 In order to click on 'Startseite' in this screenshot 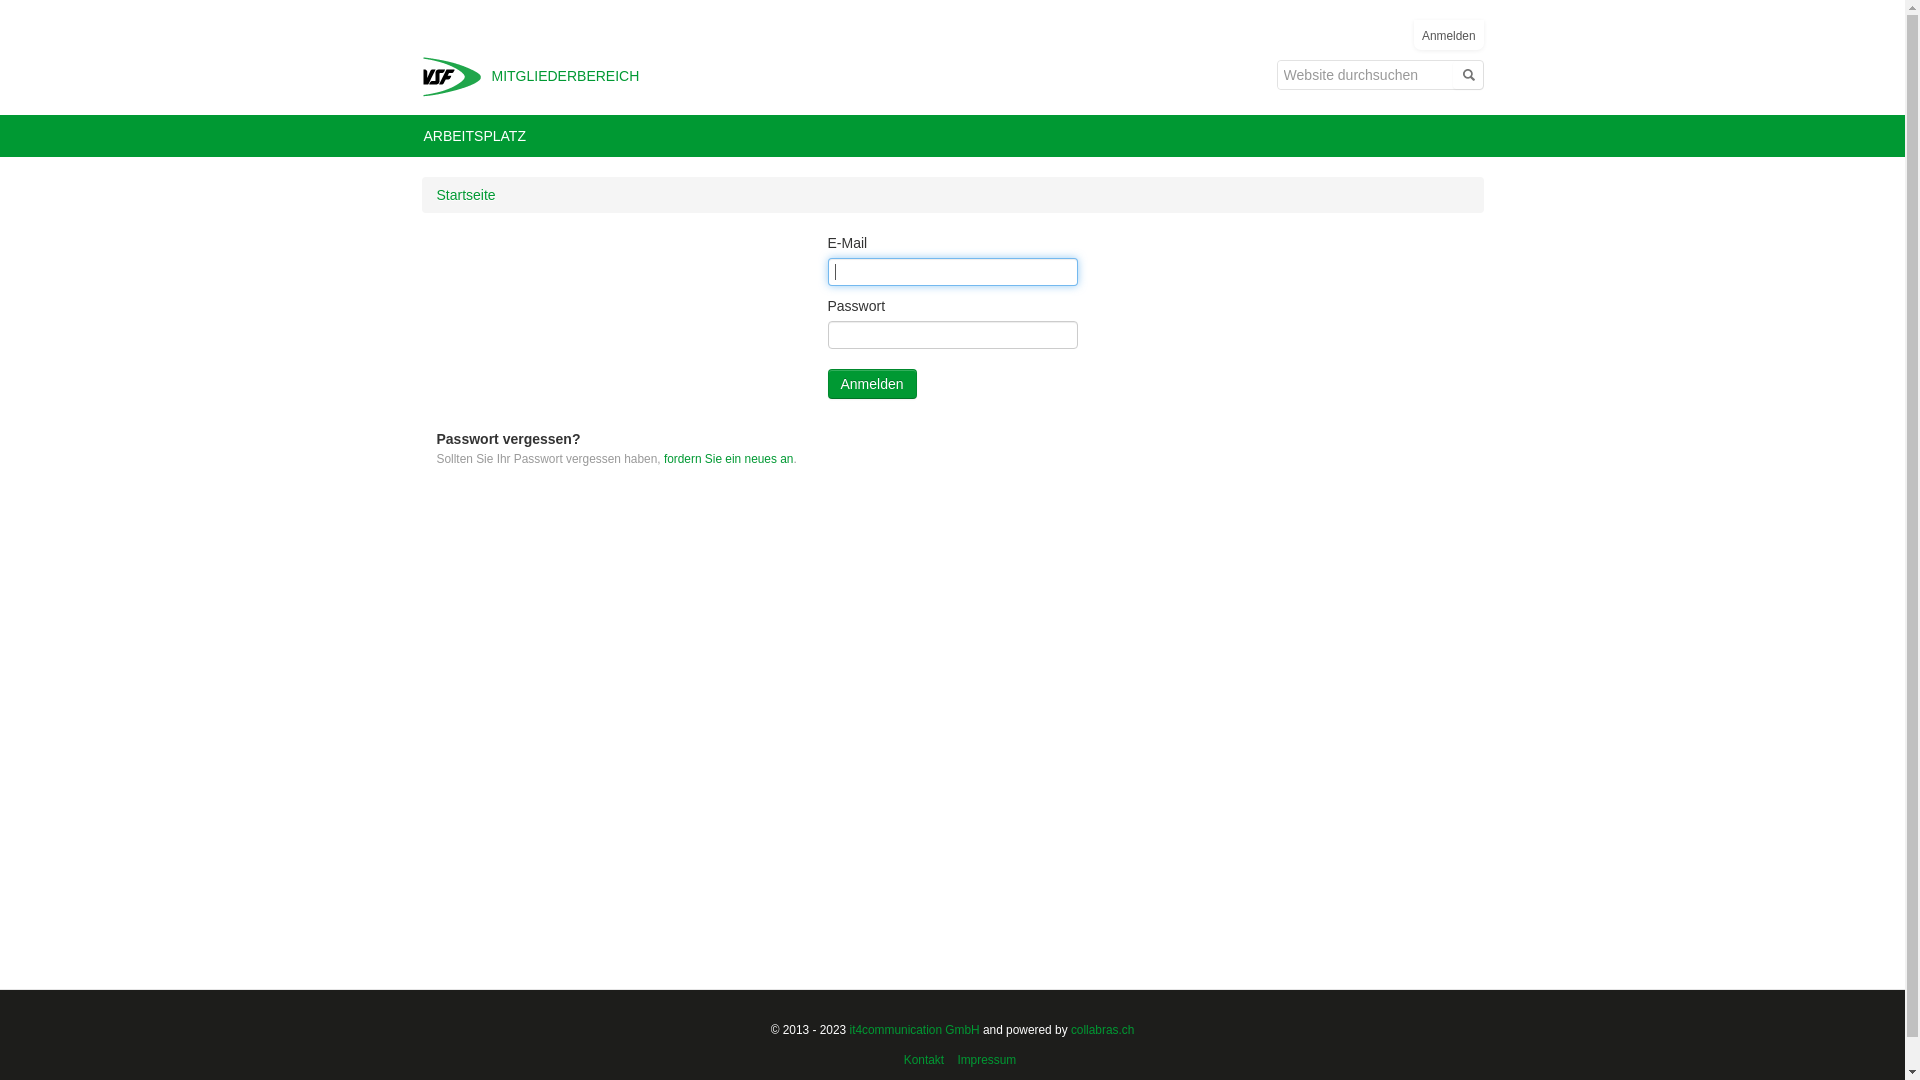, I will do `click(464, 195)`.